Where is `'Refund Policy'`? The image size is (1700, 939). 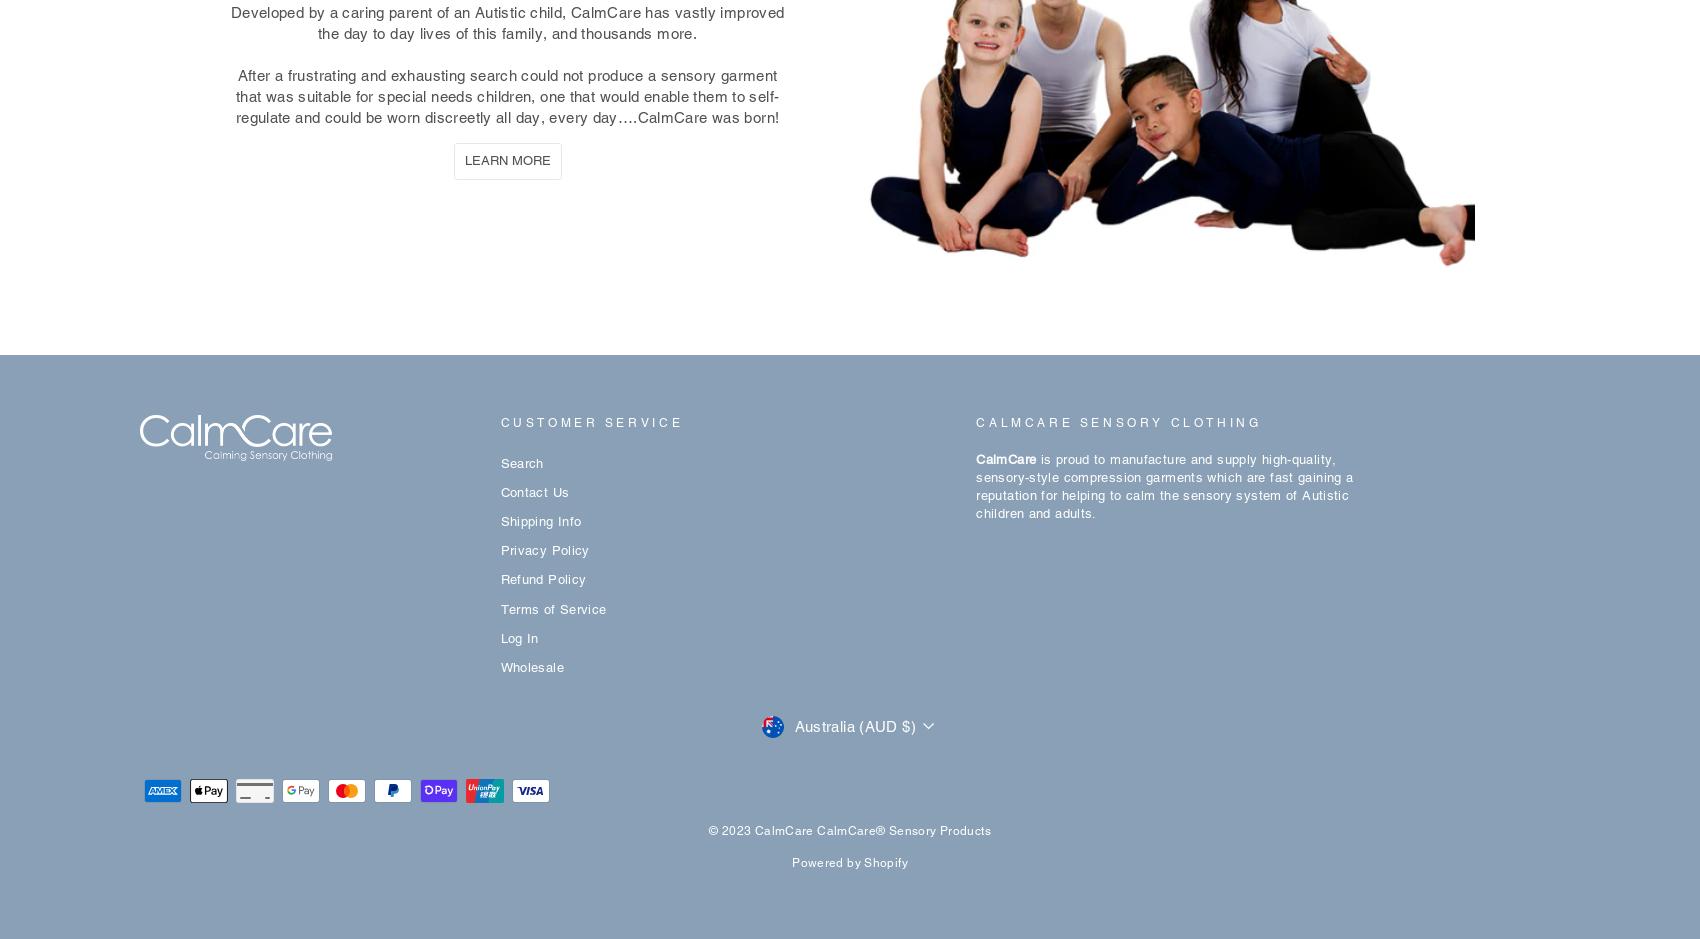
'Refund Policy' is located at coordinates (499, 579).